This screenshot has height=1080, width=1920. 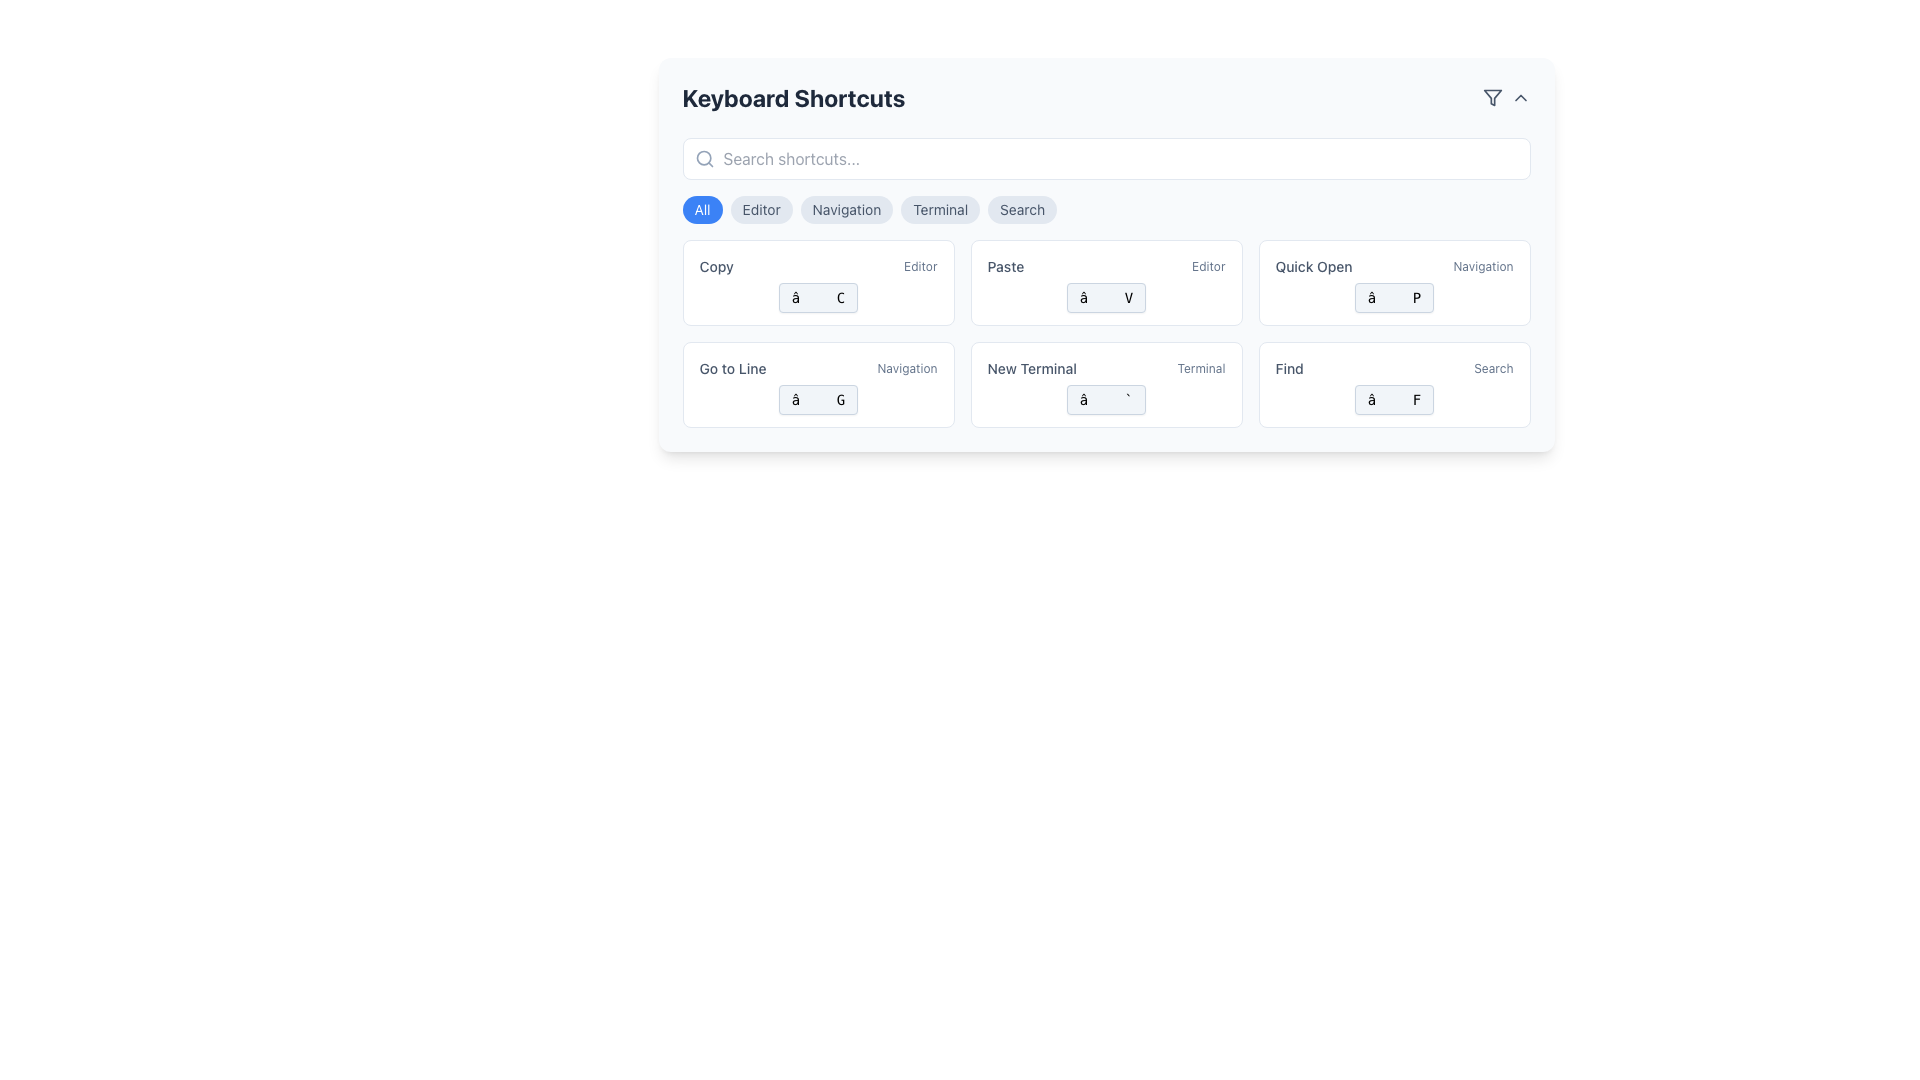 What do you see at coordinates (1492, 97) in the screenshot?
I see `the filtering icon button located at the top-right corner of the main interface, which is aligned with other controls and has a red highlighted mail symbol` at bounding box center [1492, 97].